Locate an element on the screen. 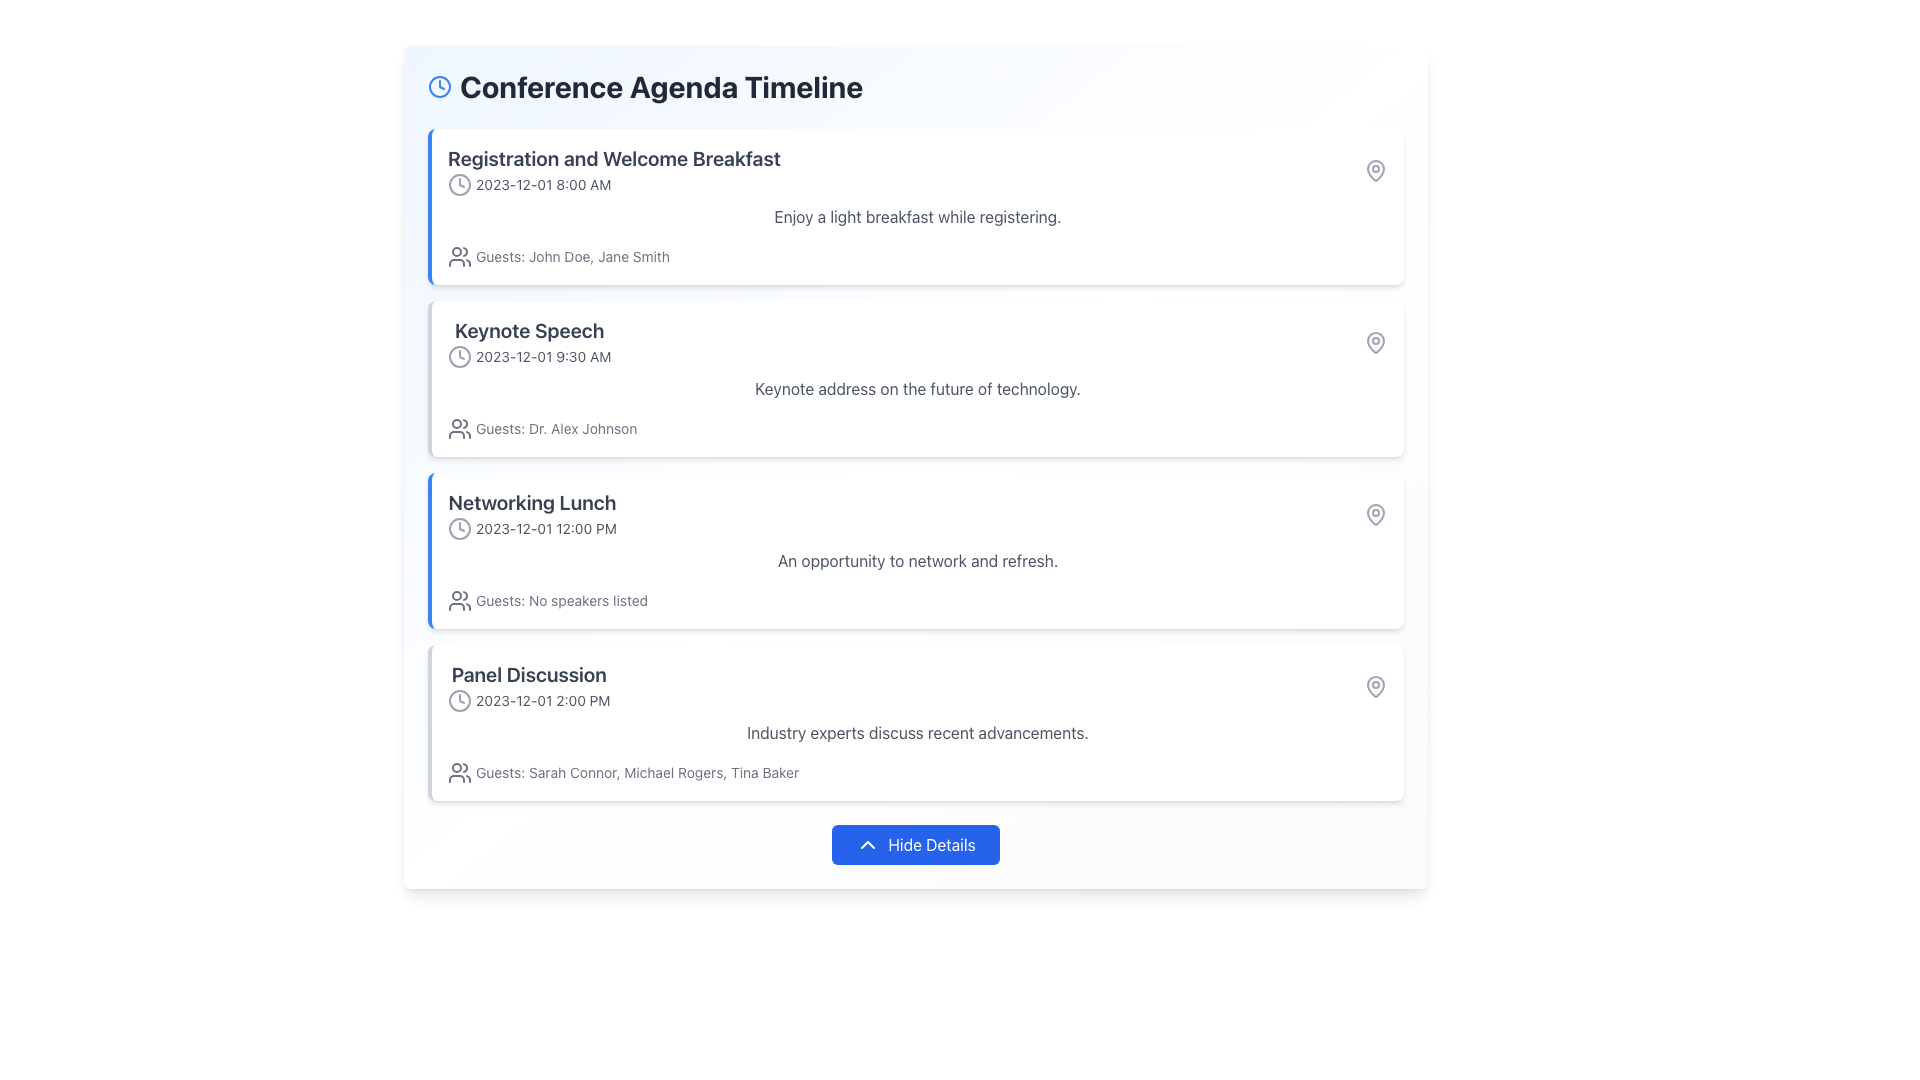  the button located at the bottom center of the page beneath the 'Panel Discussion' section is located at coordinates (915, 844).